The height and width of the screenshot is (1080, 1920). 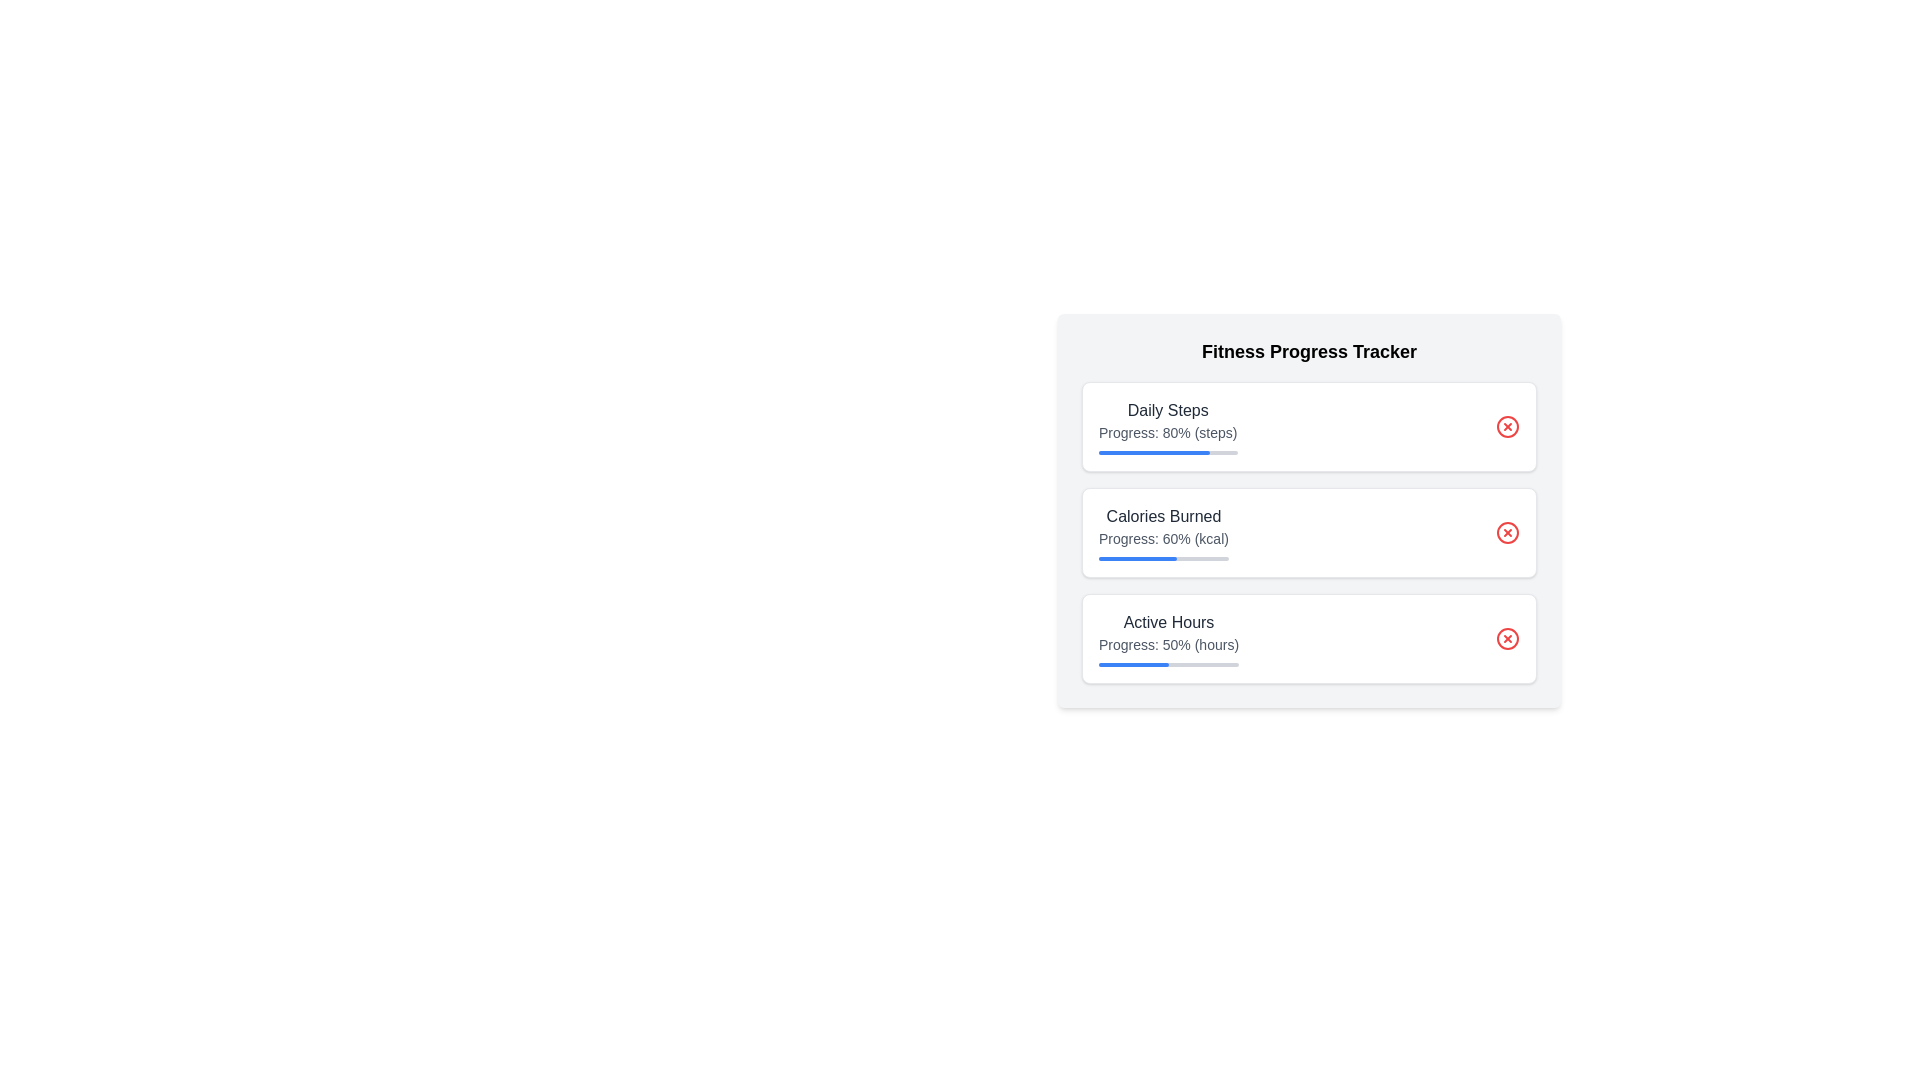 What do you see at coordinates (1163, 538) in the screenshot?
I see `the text label that reads 'Progress: 60% (kcal)', which is styled in gray and located below the heading 'Calories Burned' and above the progress bar` at bounding box center [1163, 538].